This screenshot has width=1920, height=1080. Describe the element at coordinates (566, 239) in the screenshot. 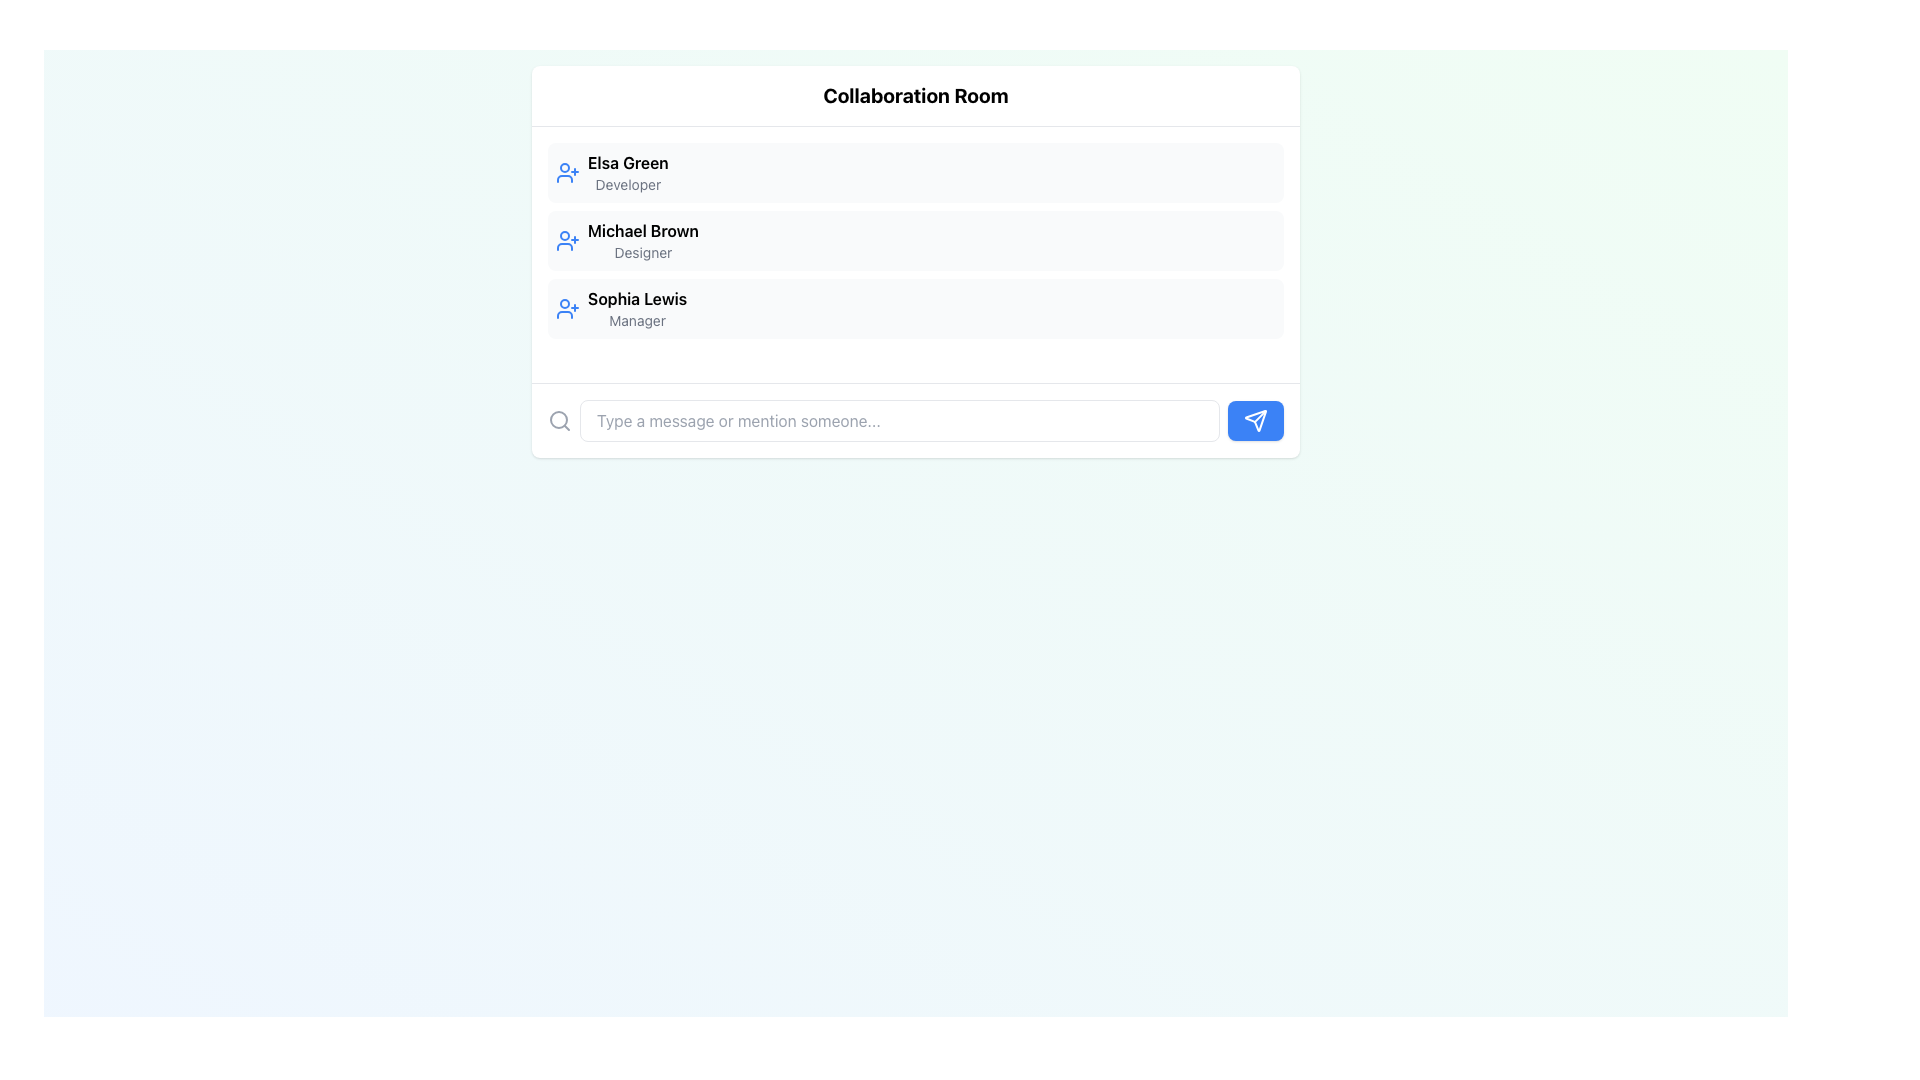

I see `the icon button located on the left side of the entry for 'Michael Brown, Designer' in the second entry of the 'Collaboration Room' section` at that location.